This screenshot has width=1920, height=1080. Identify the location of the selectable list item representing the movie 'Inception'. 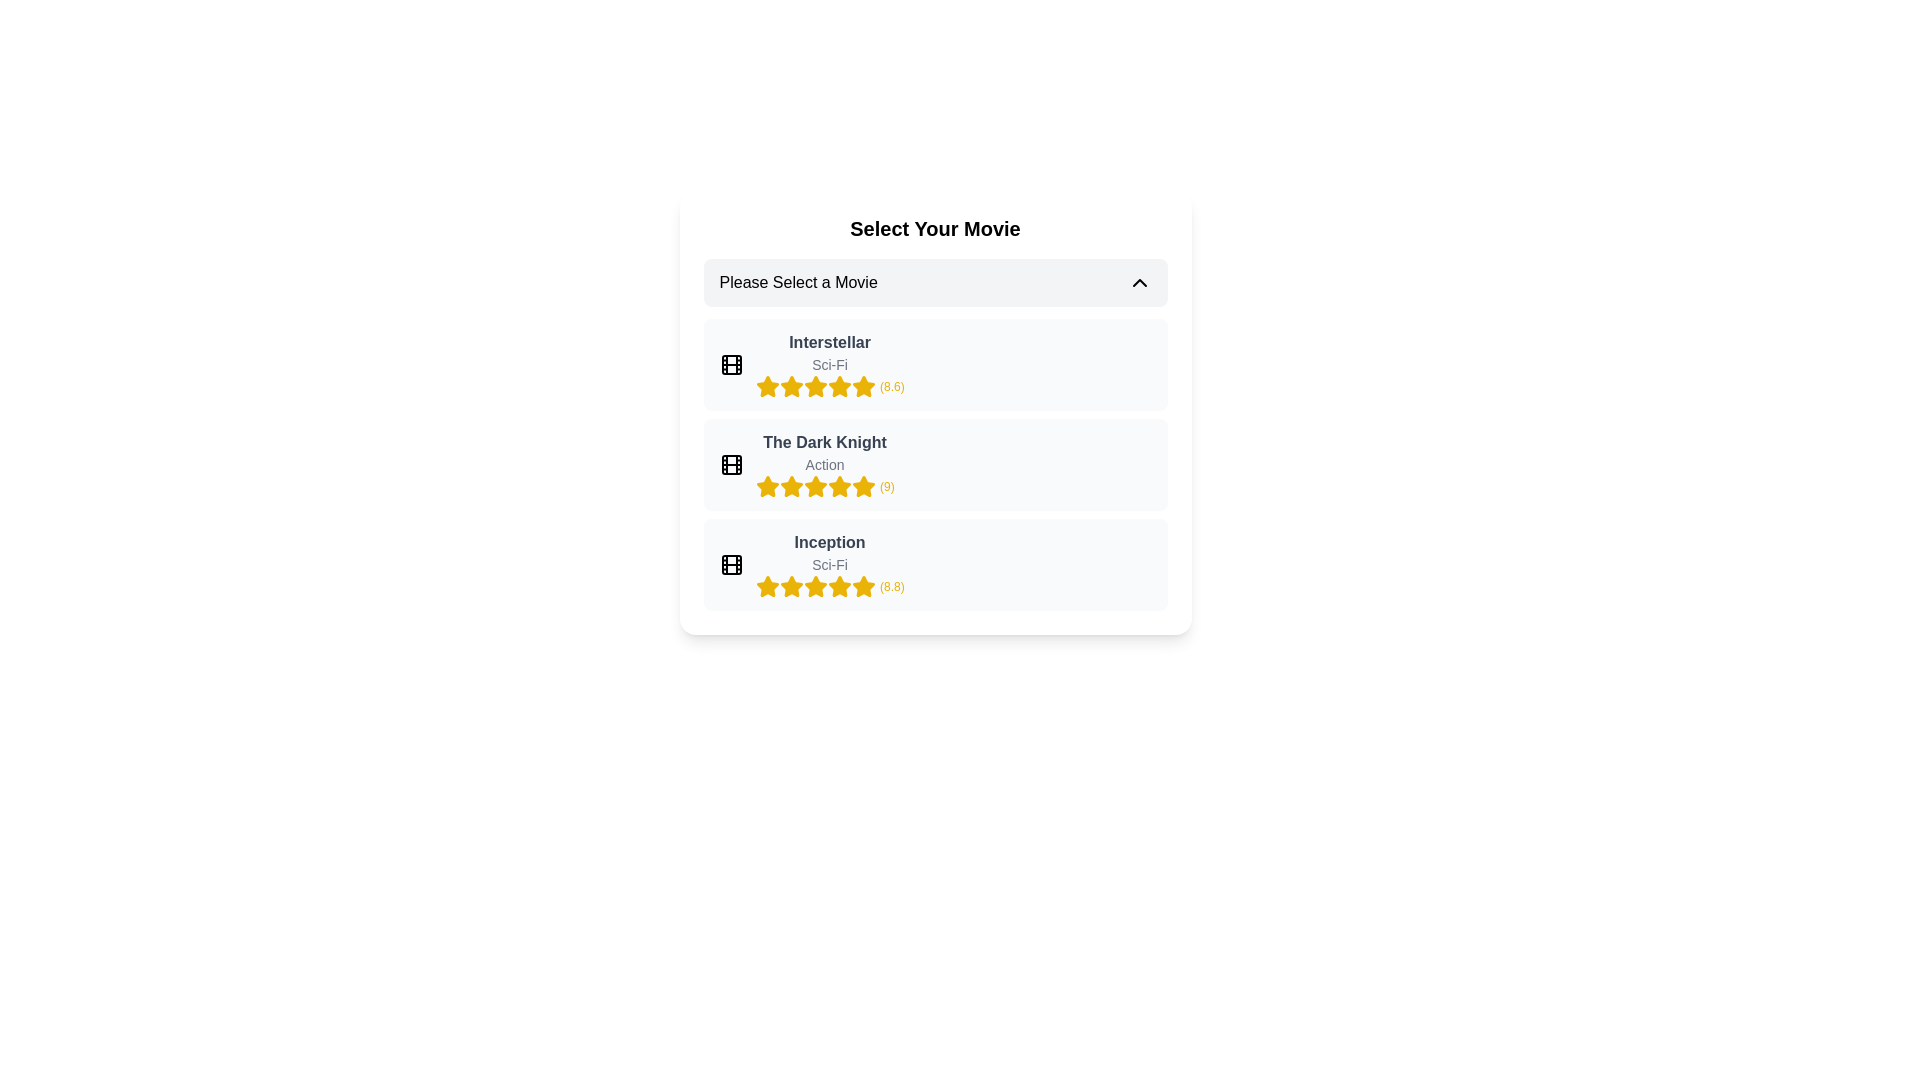
(830, 564).